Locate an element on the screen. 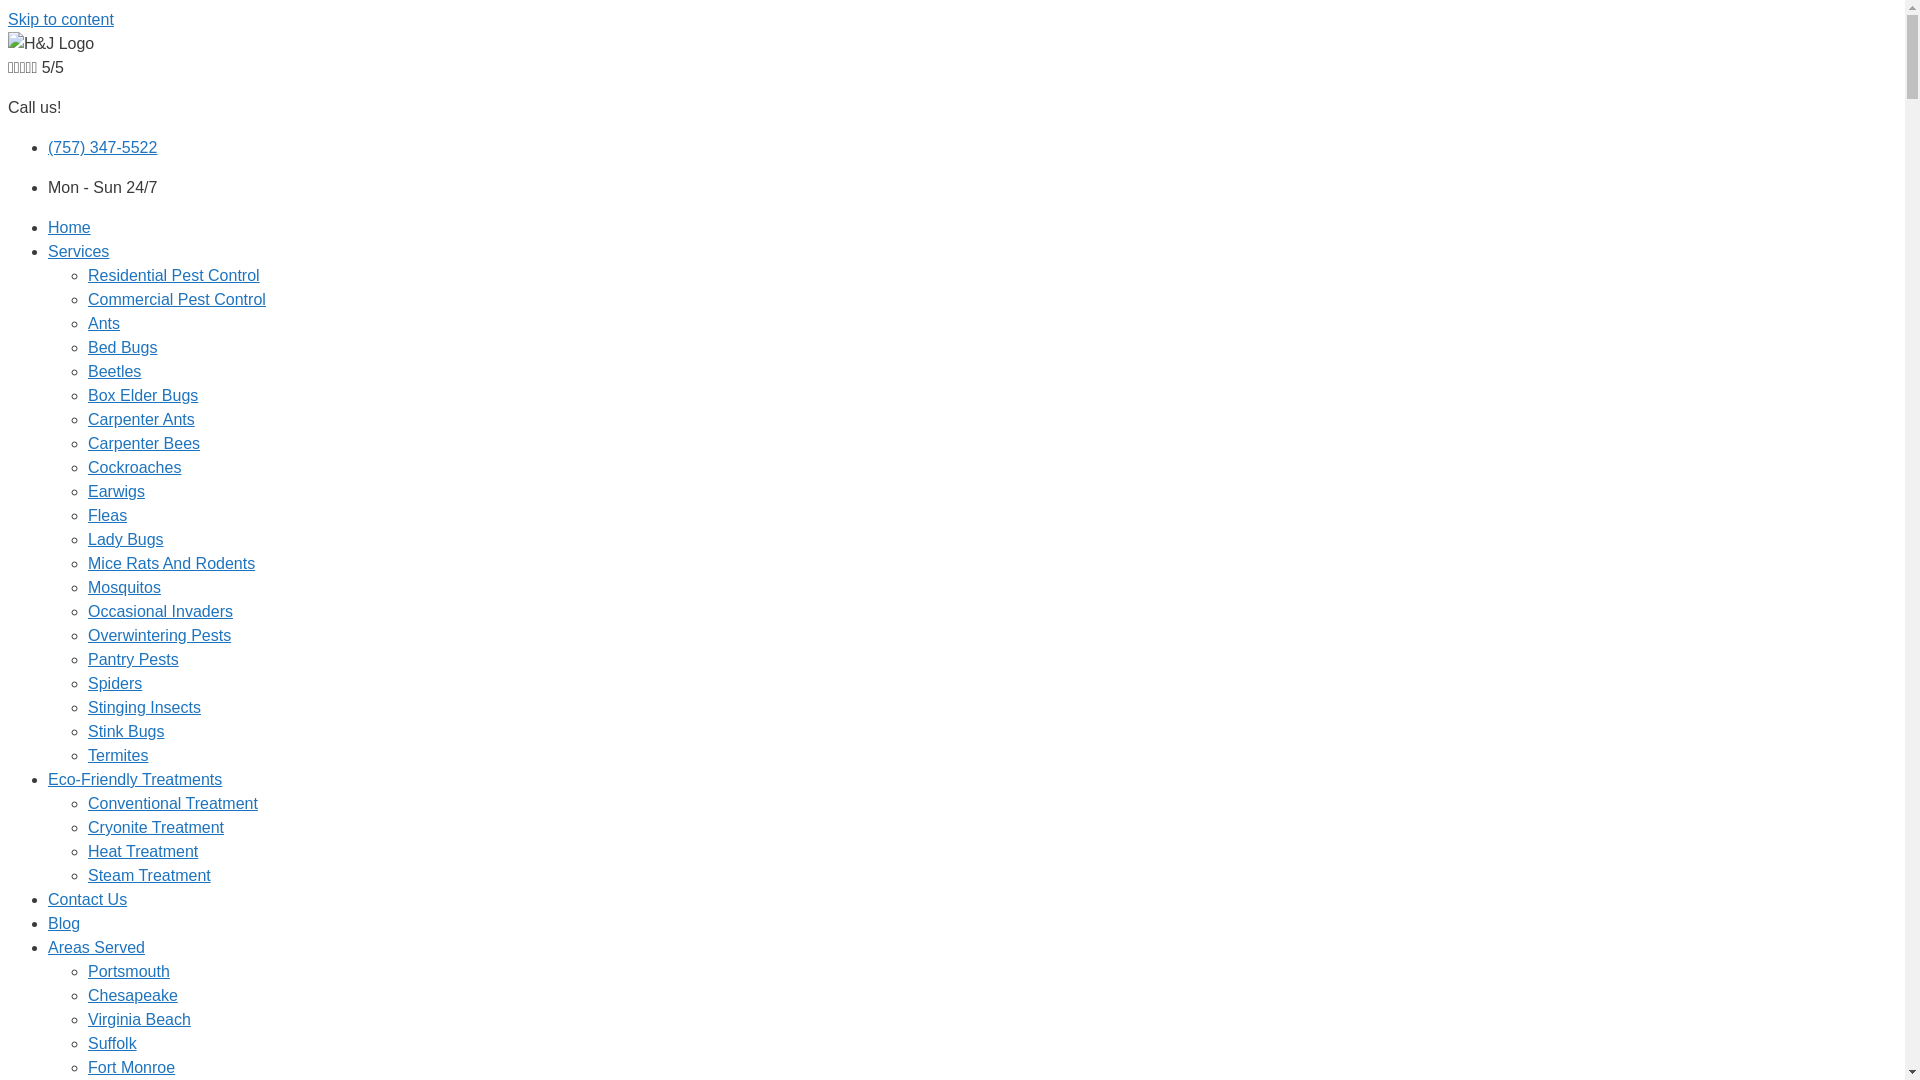  'Portsmouth' is located at coordinates (128, 970).